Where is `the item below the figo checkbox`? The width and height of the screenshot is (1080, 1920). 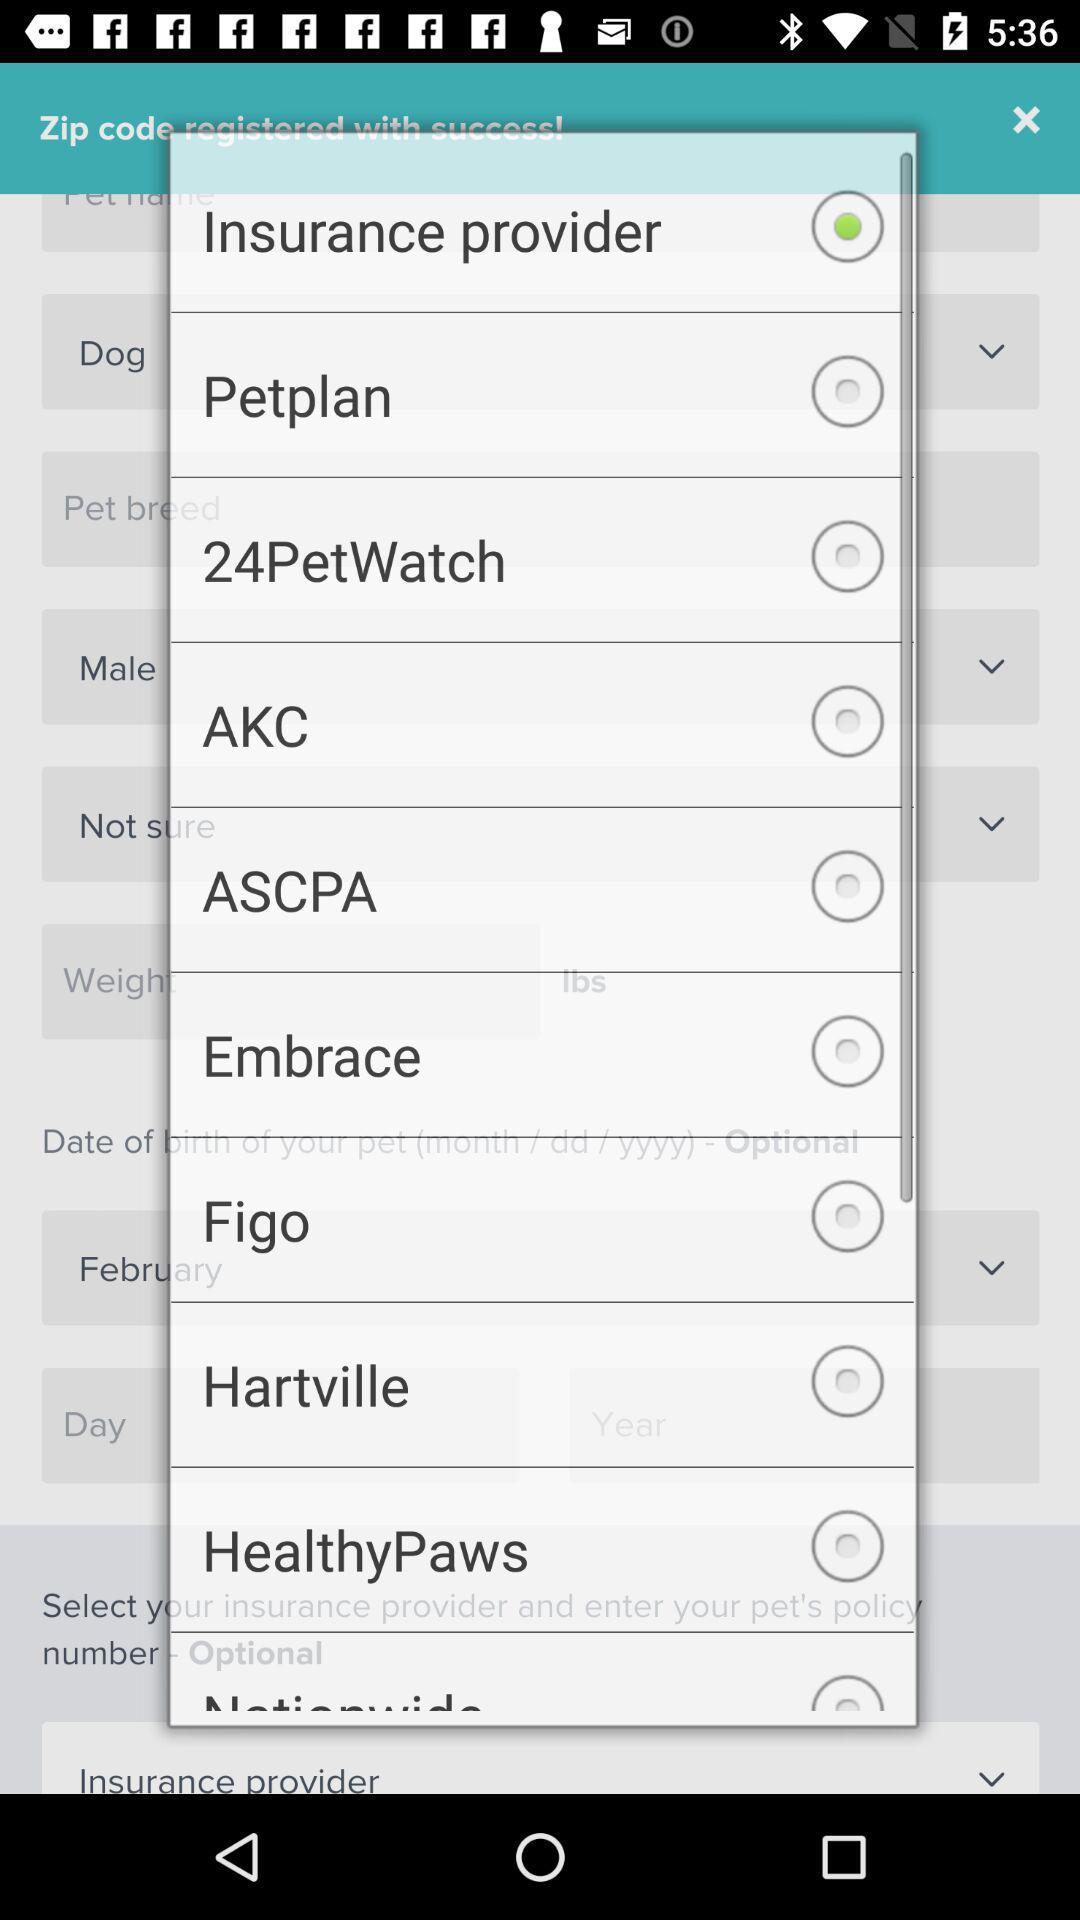 the item below the figo checkbox is located at coordinates (542, 1396).